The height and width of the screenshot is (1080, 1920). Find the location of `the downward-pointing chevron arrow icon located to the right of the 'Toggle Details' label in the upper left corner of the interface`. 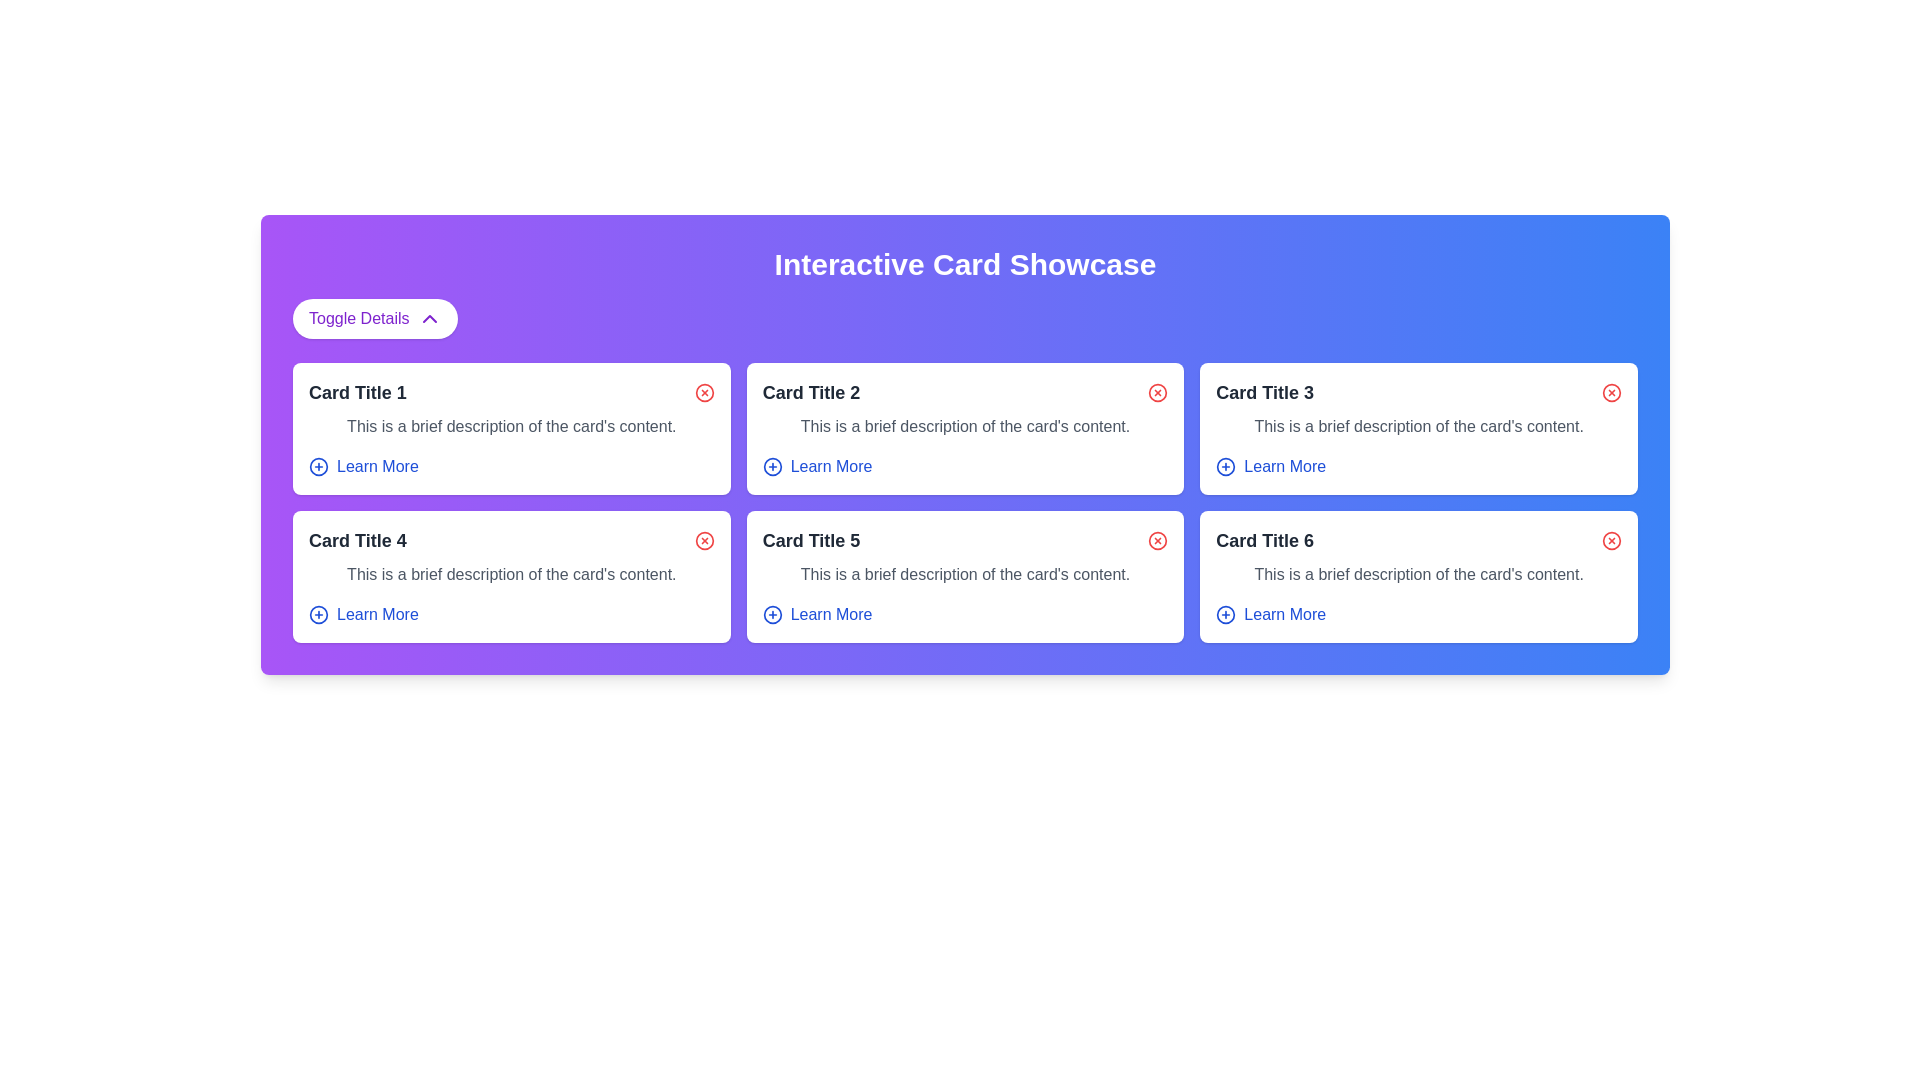

the downward-pointing chevron arrow icon located to the right of the 'Toggle Details' label in the upper left corner of the interface is located at coordinates (428, 318).